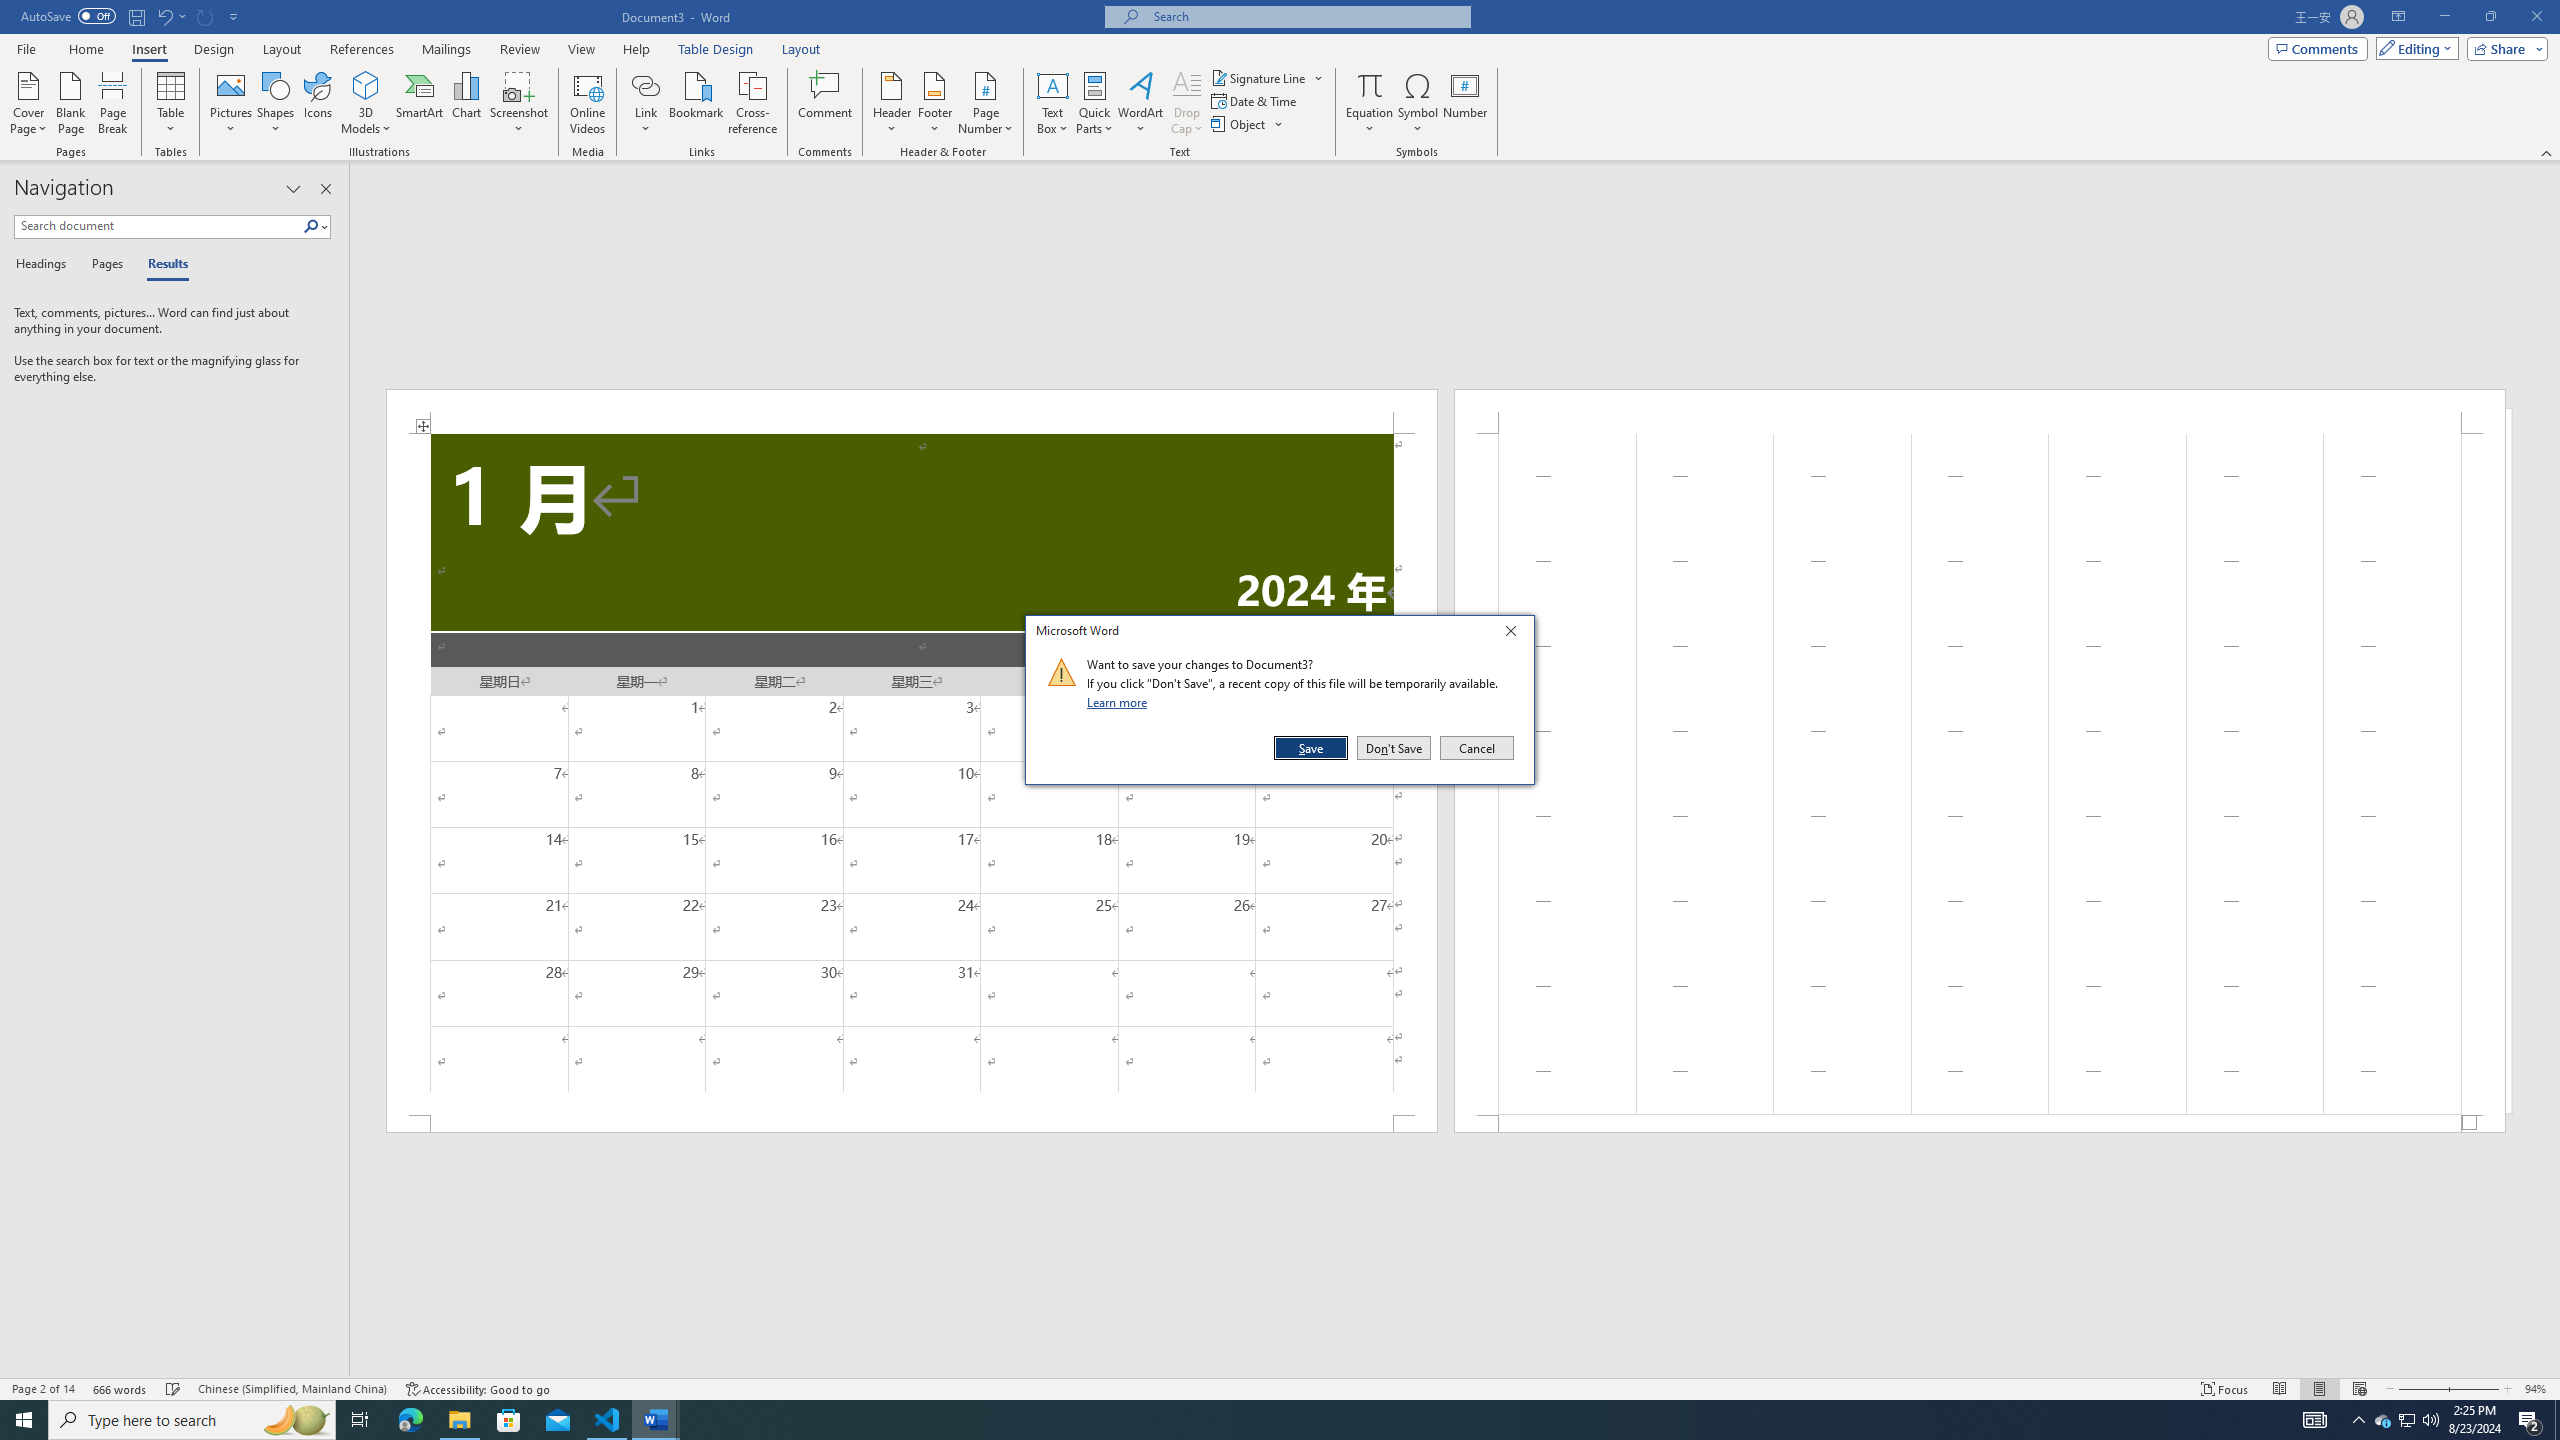 The image size is (2560, 1440). I want to click on 'Screenshot', so click(518, 103).